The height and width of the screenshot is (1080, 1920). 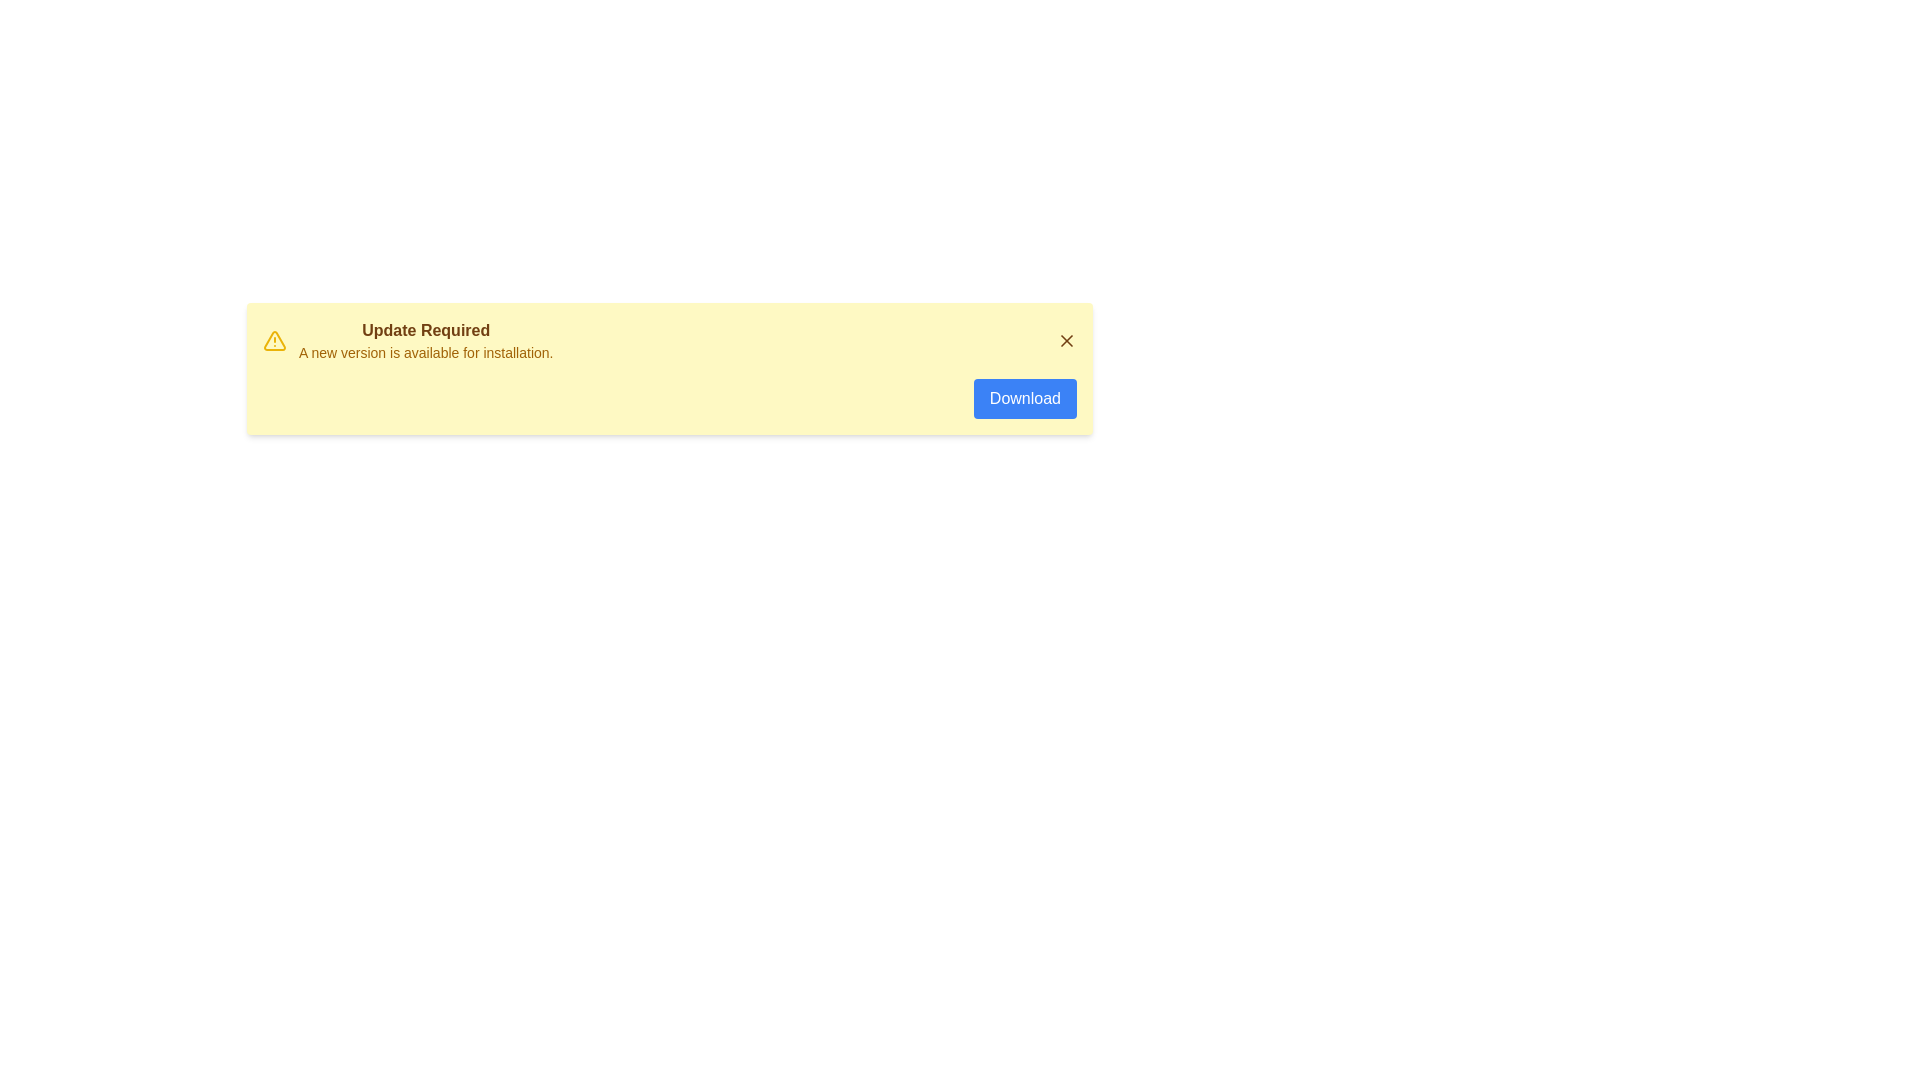 I want to click on the 'Download' button to proceed with the update process, so click(x=1025, y=398).